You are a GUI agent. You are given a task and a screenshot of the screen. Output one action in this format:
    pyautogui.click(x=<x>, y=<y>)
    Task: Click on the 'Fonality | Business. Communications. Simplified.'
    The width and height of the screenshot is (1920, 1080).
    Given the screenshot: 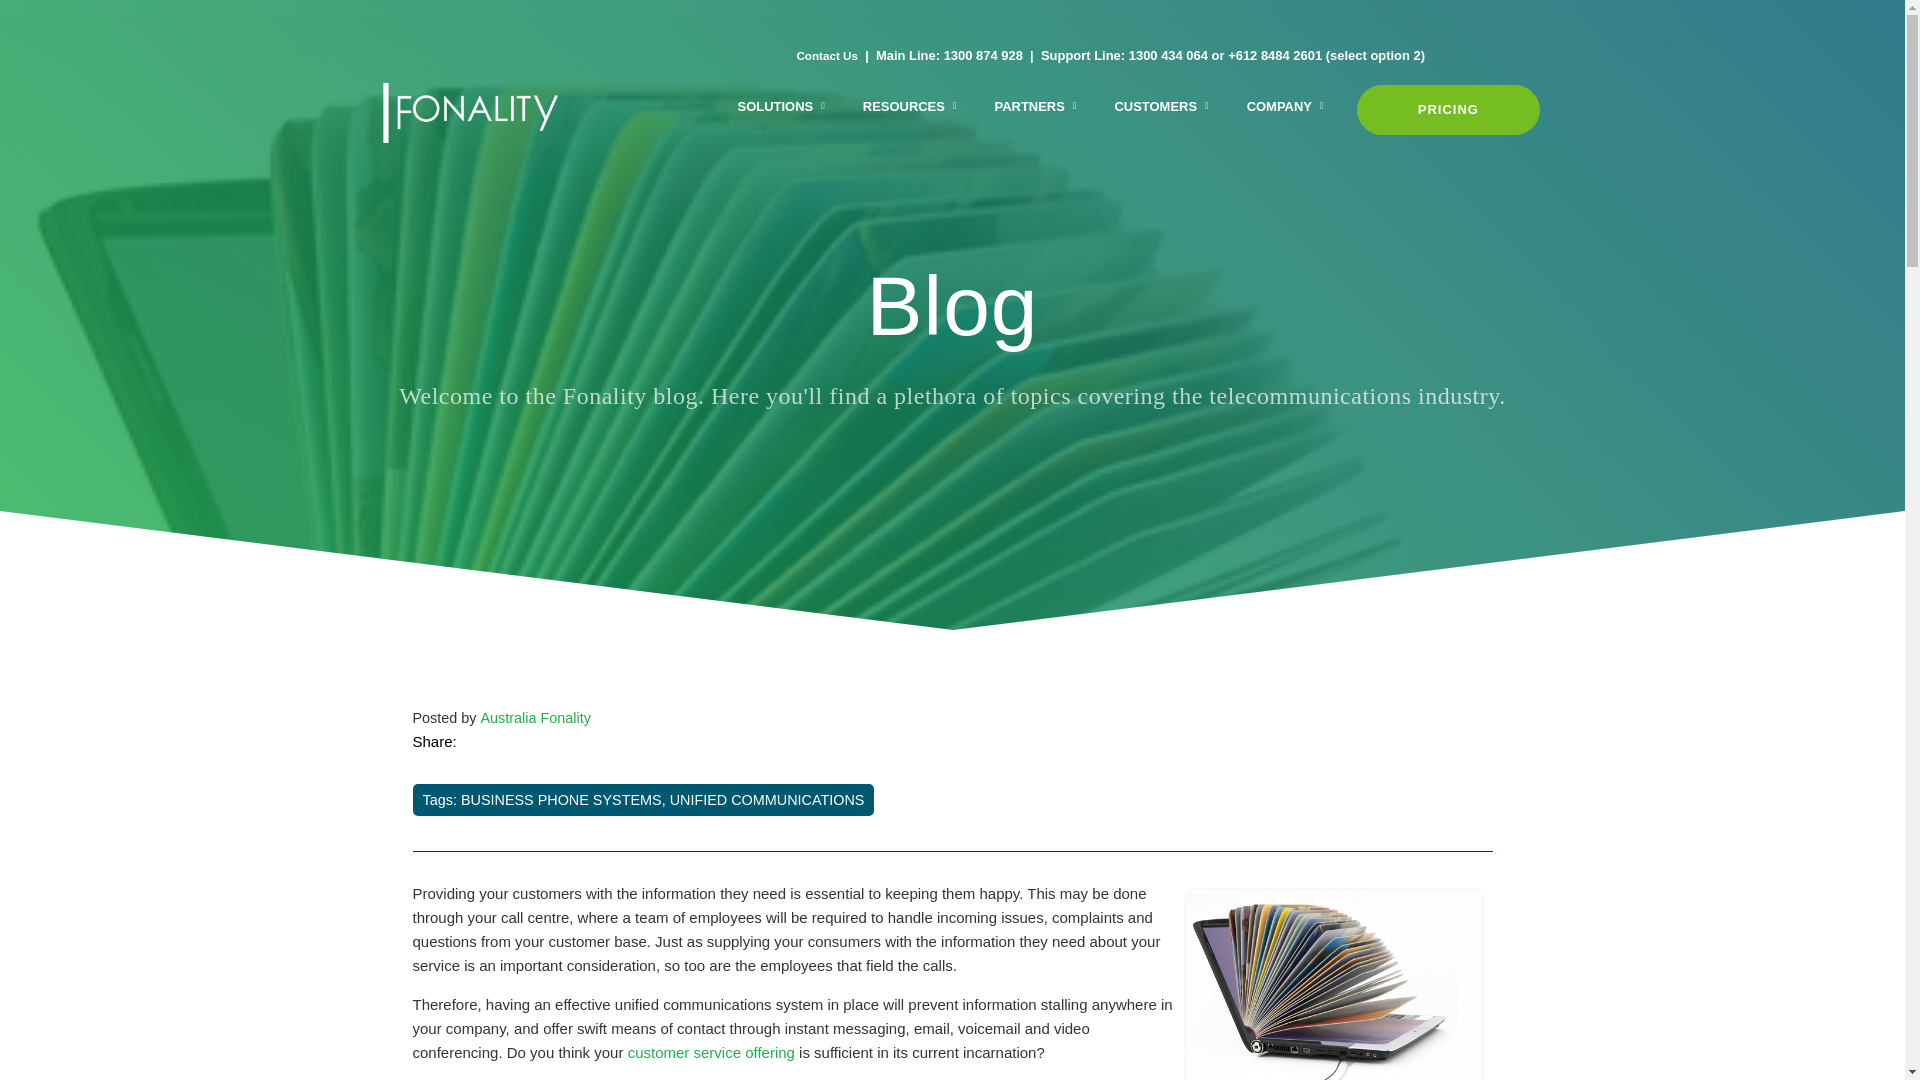 What is the action you would take?
    pyautogui.click(x=382, y=112)
    